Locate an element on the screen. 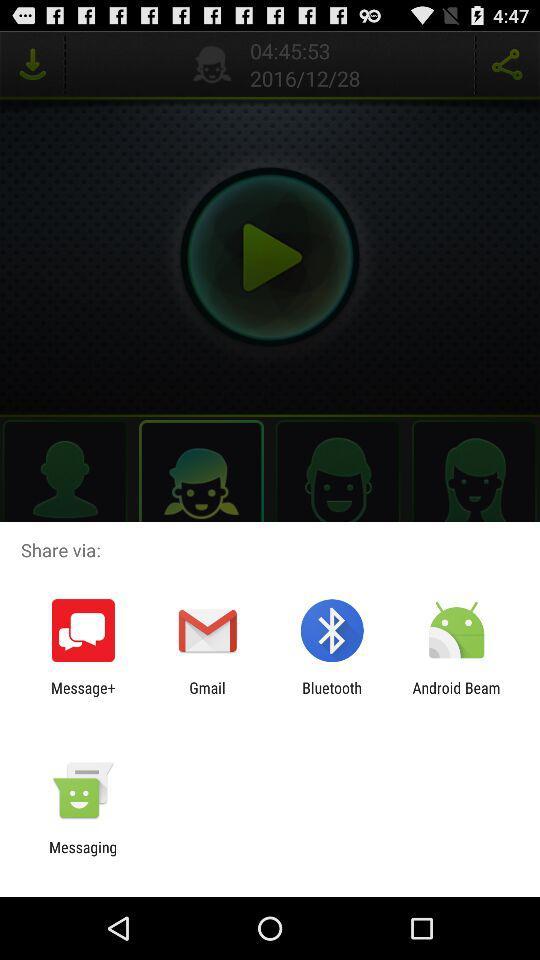 Image resolution: width=540 pixels, height=960 pixels. the messaging is located at coordinates (82, 855).